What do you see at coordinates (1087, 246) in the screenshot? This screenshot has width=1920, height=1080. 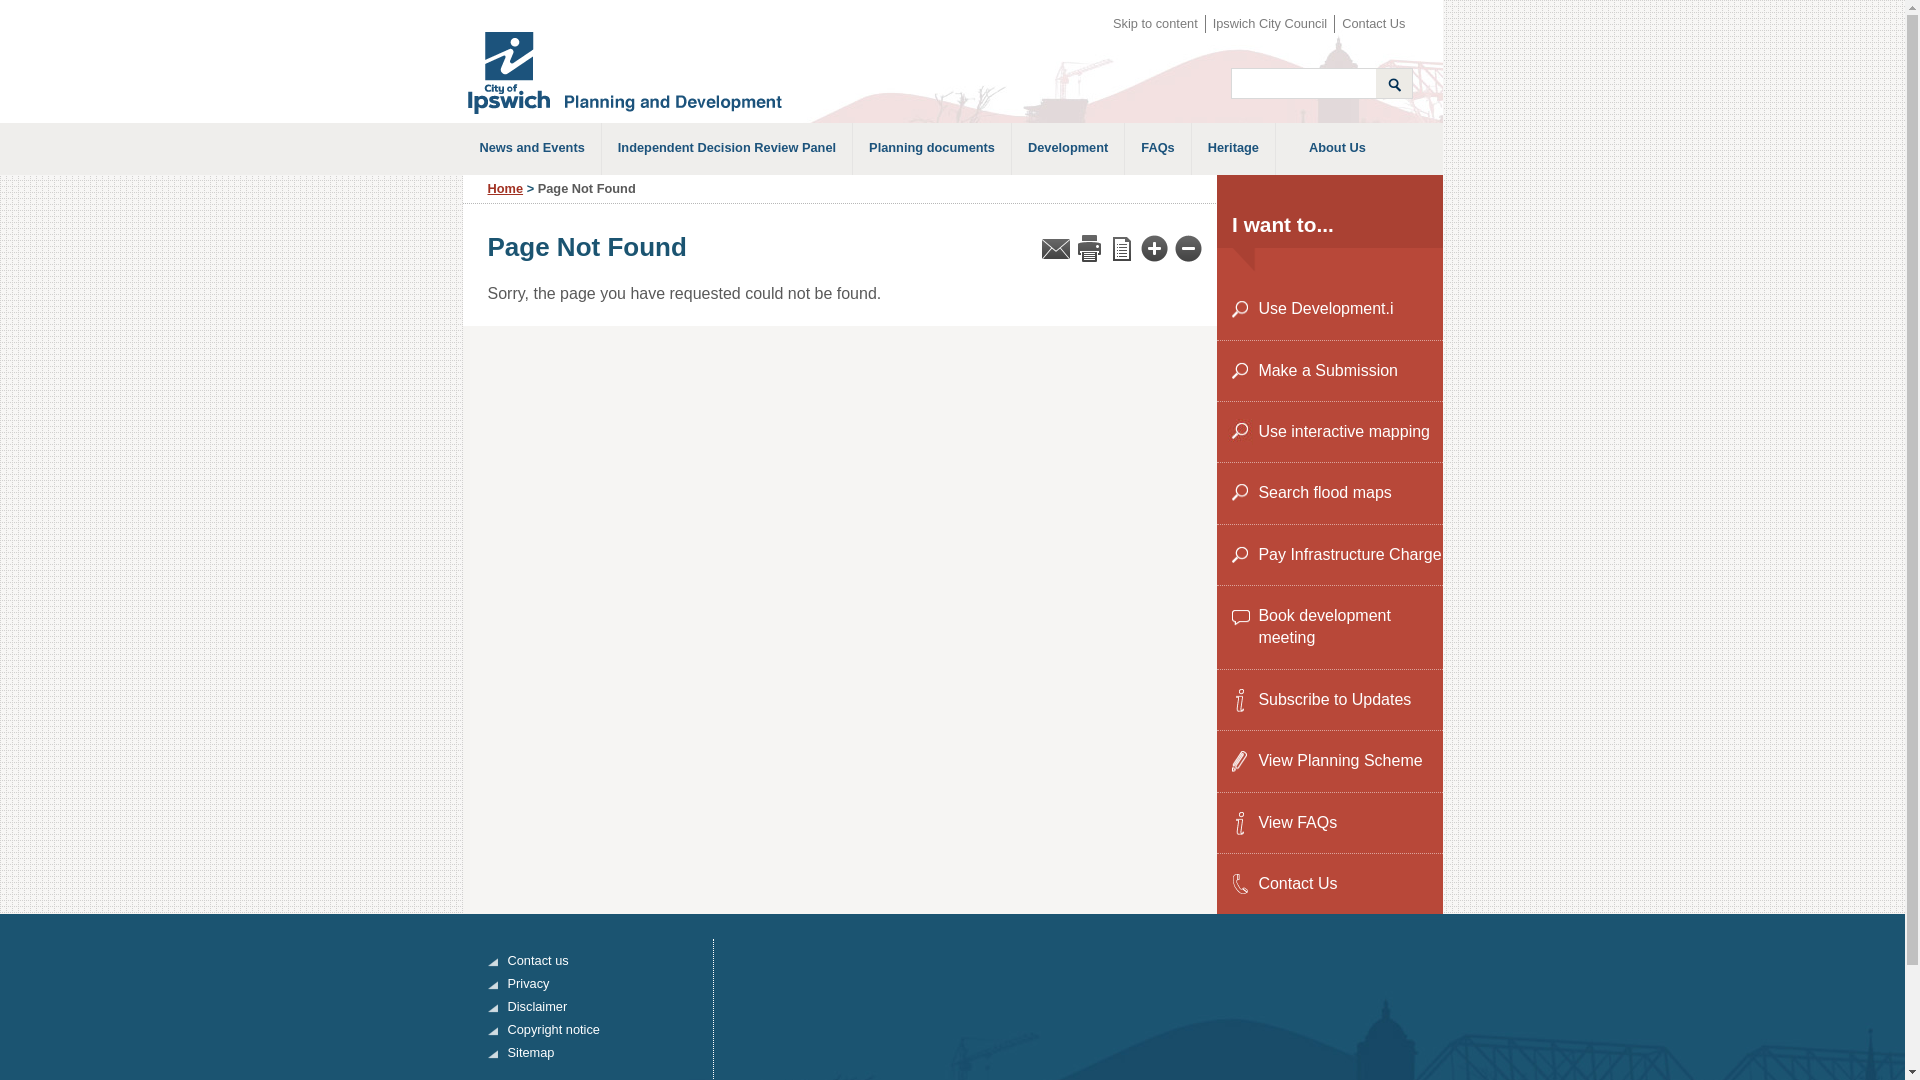 I see `'Print'` at bounding box center [1087, 246].